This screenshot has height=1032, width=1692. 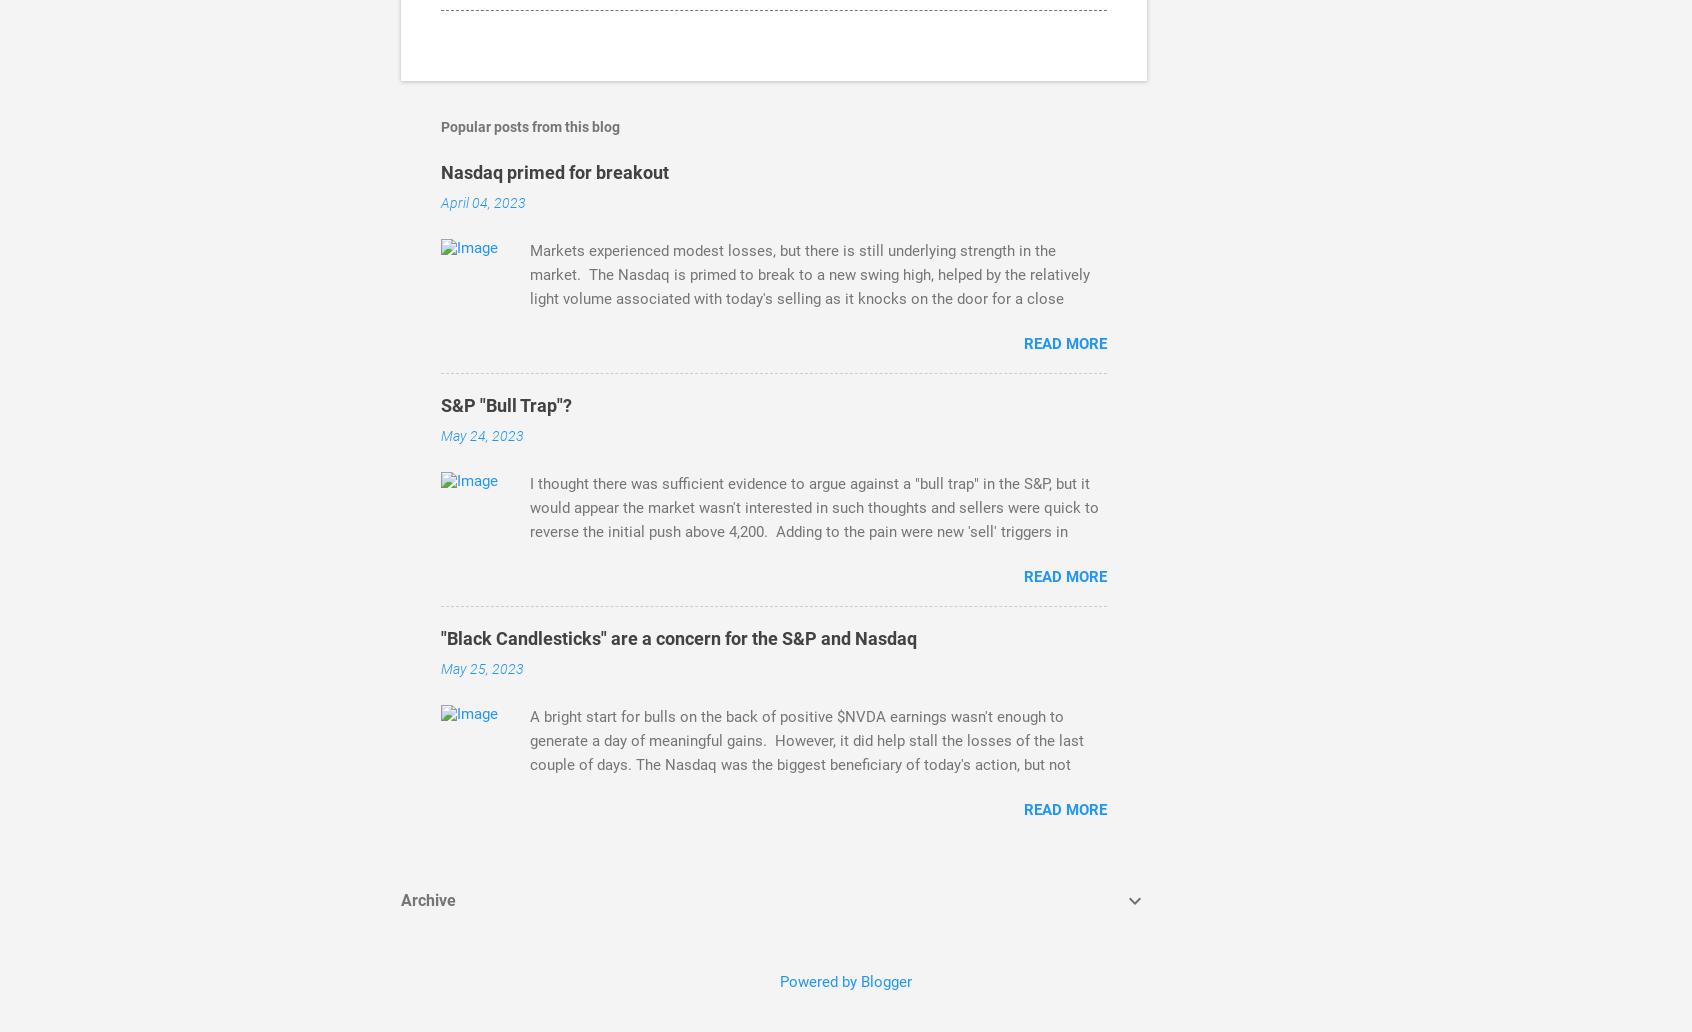 I want to click on 'Archive', so click(x=401, y=900).